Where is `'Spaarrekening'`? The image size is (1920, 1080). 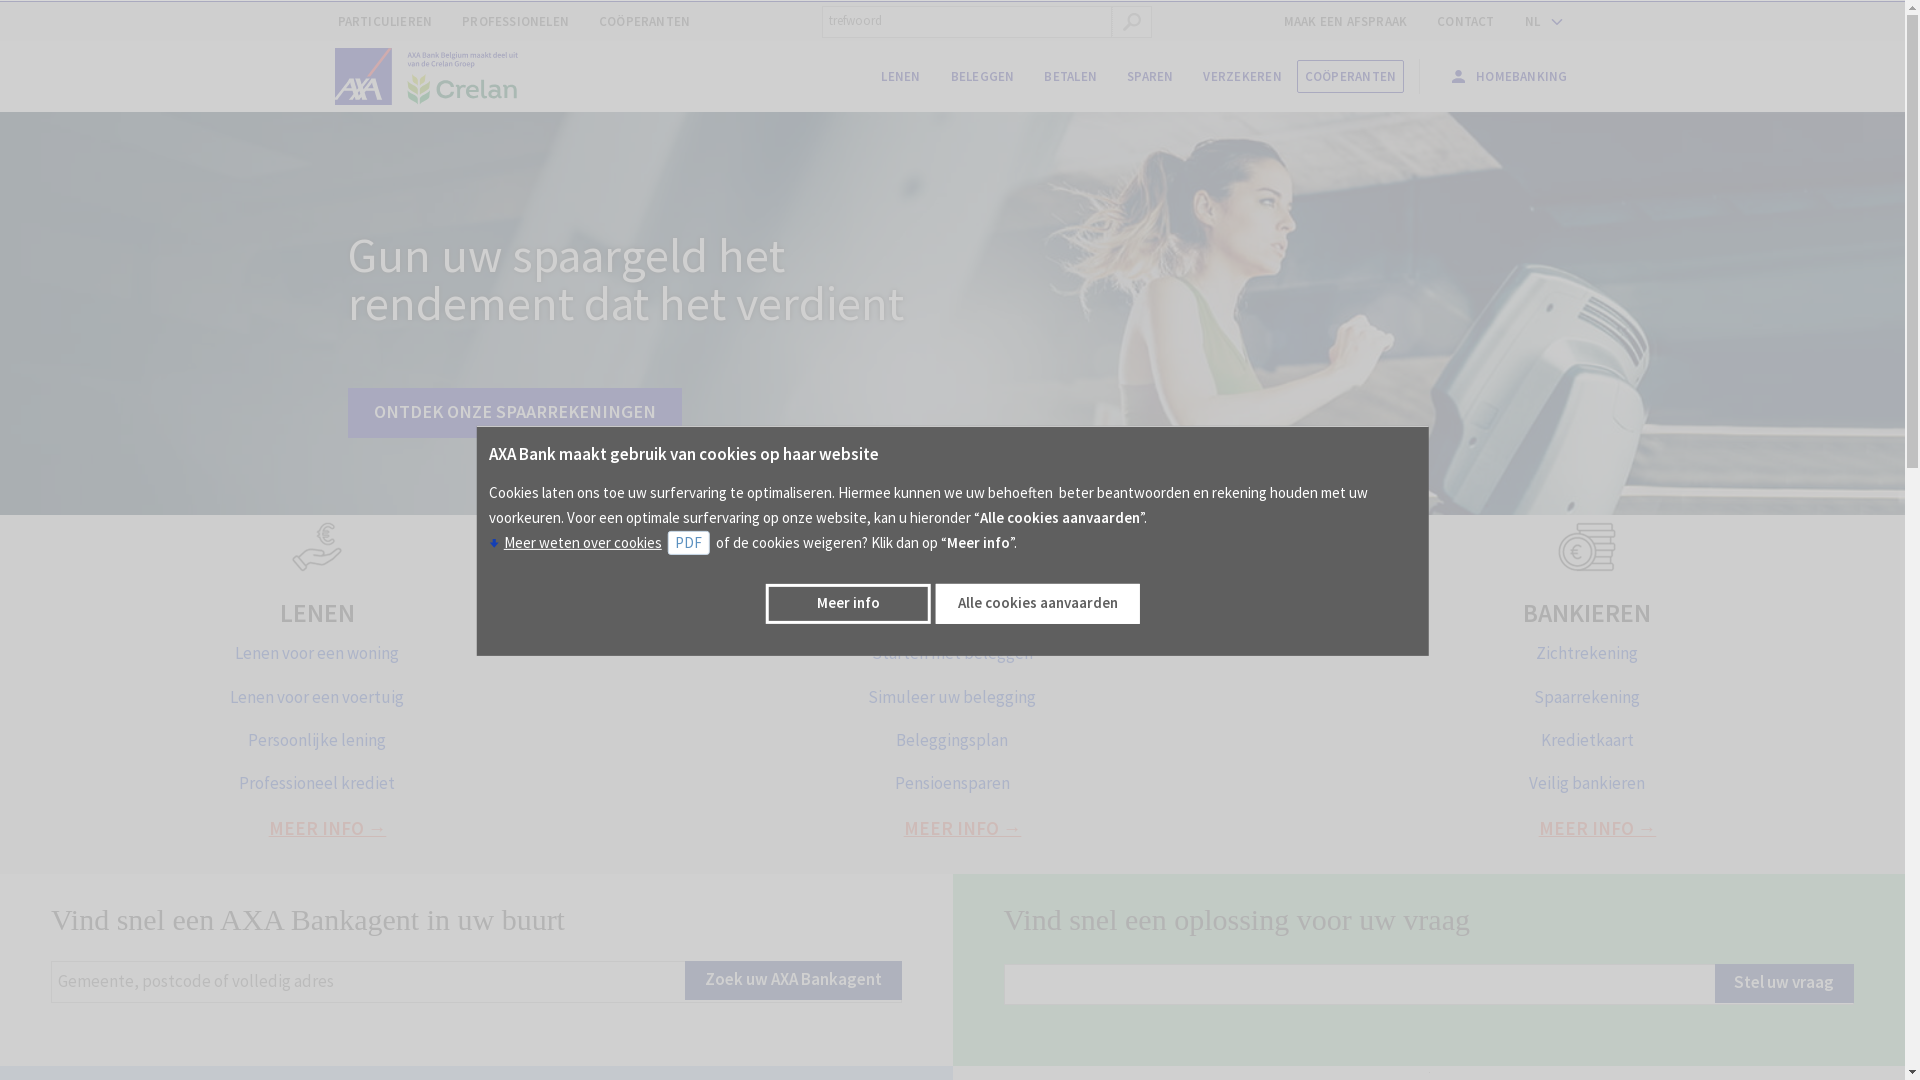
'Spaarrekening' is located at coordinates (1586, 696).